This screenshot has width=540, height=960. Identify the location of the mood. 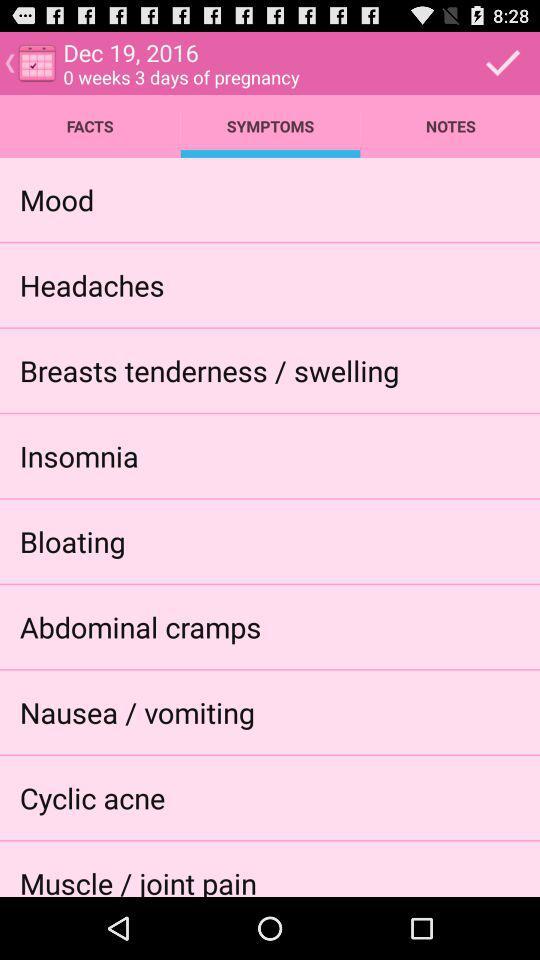
(57, 199).